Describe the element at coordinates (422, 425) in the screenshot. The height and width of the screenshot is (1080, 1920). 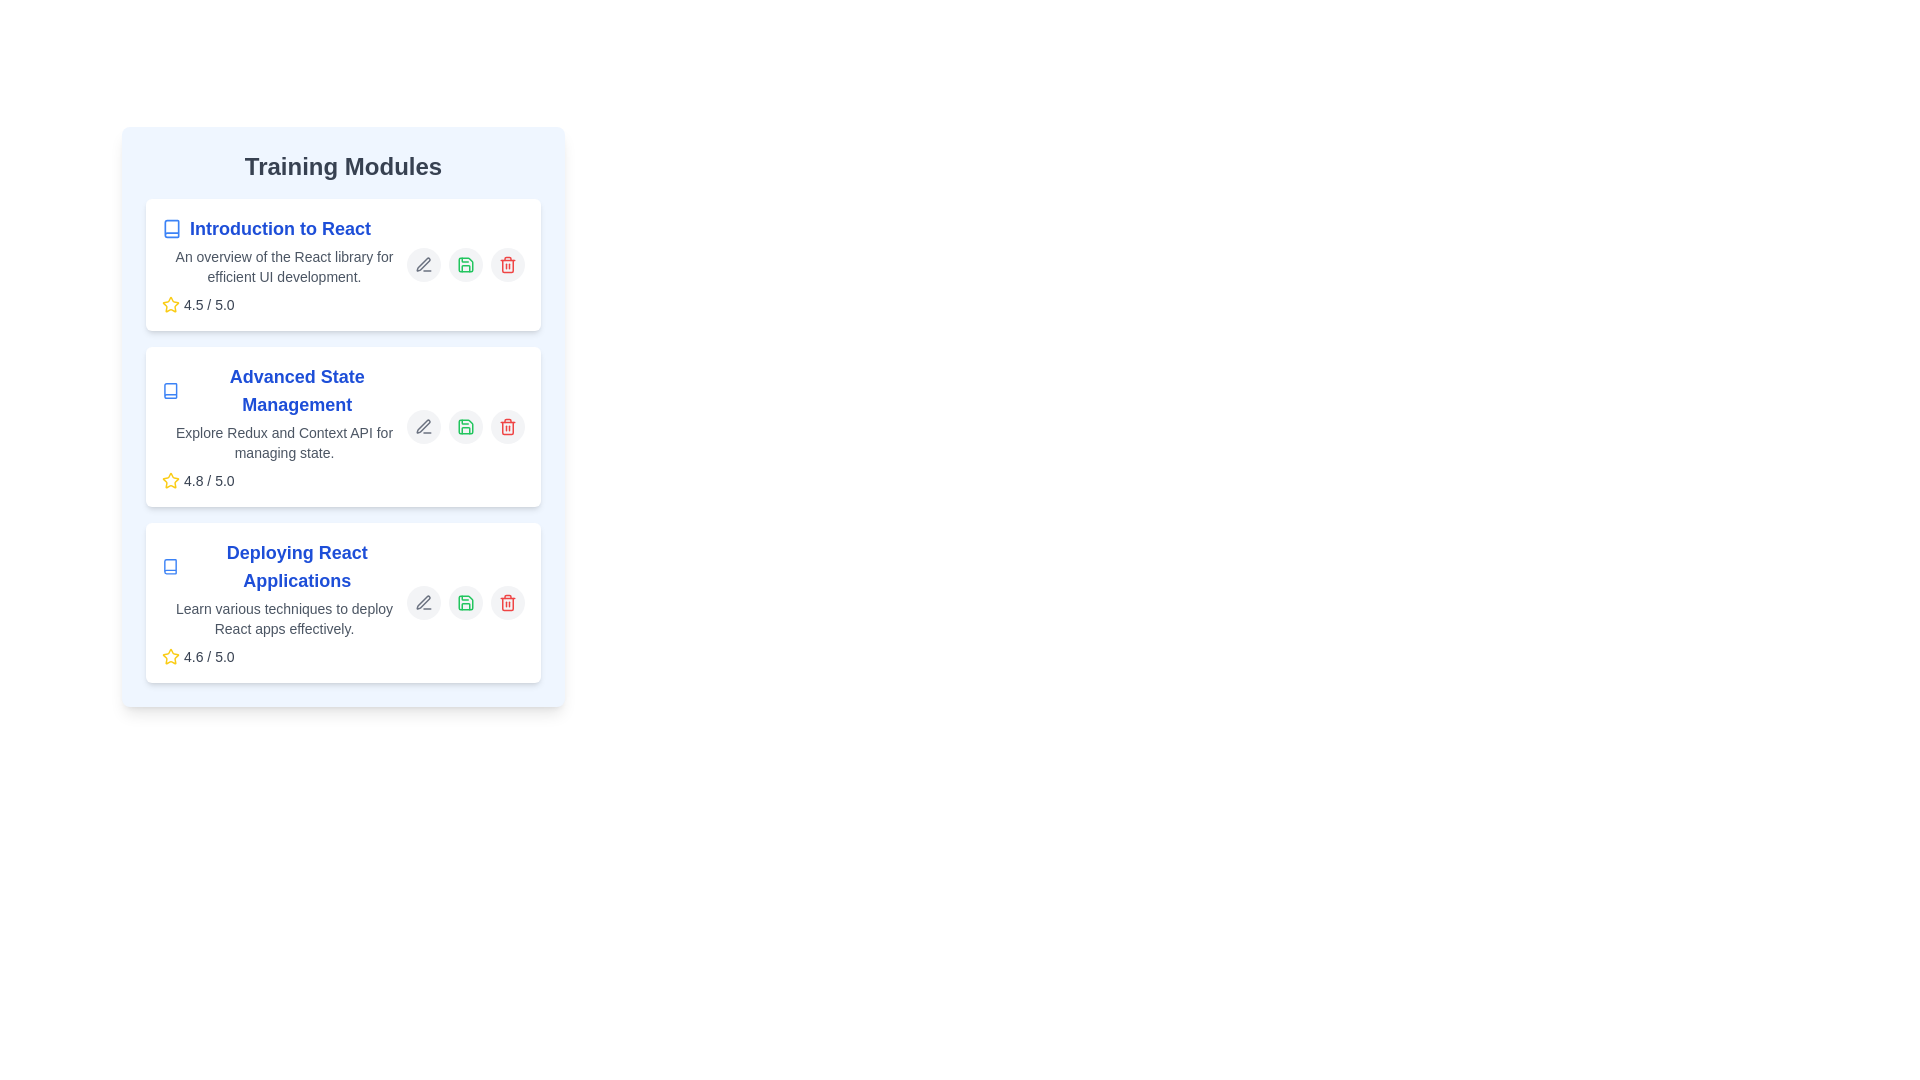
I see `the edit icon button, represented as a small SVG graphic of a stylized pen, located in the 'Advanced State Management' training module` at that location.